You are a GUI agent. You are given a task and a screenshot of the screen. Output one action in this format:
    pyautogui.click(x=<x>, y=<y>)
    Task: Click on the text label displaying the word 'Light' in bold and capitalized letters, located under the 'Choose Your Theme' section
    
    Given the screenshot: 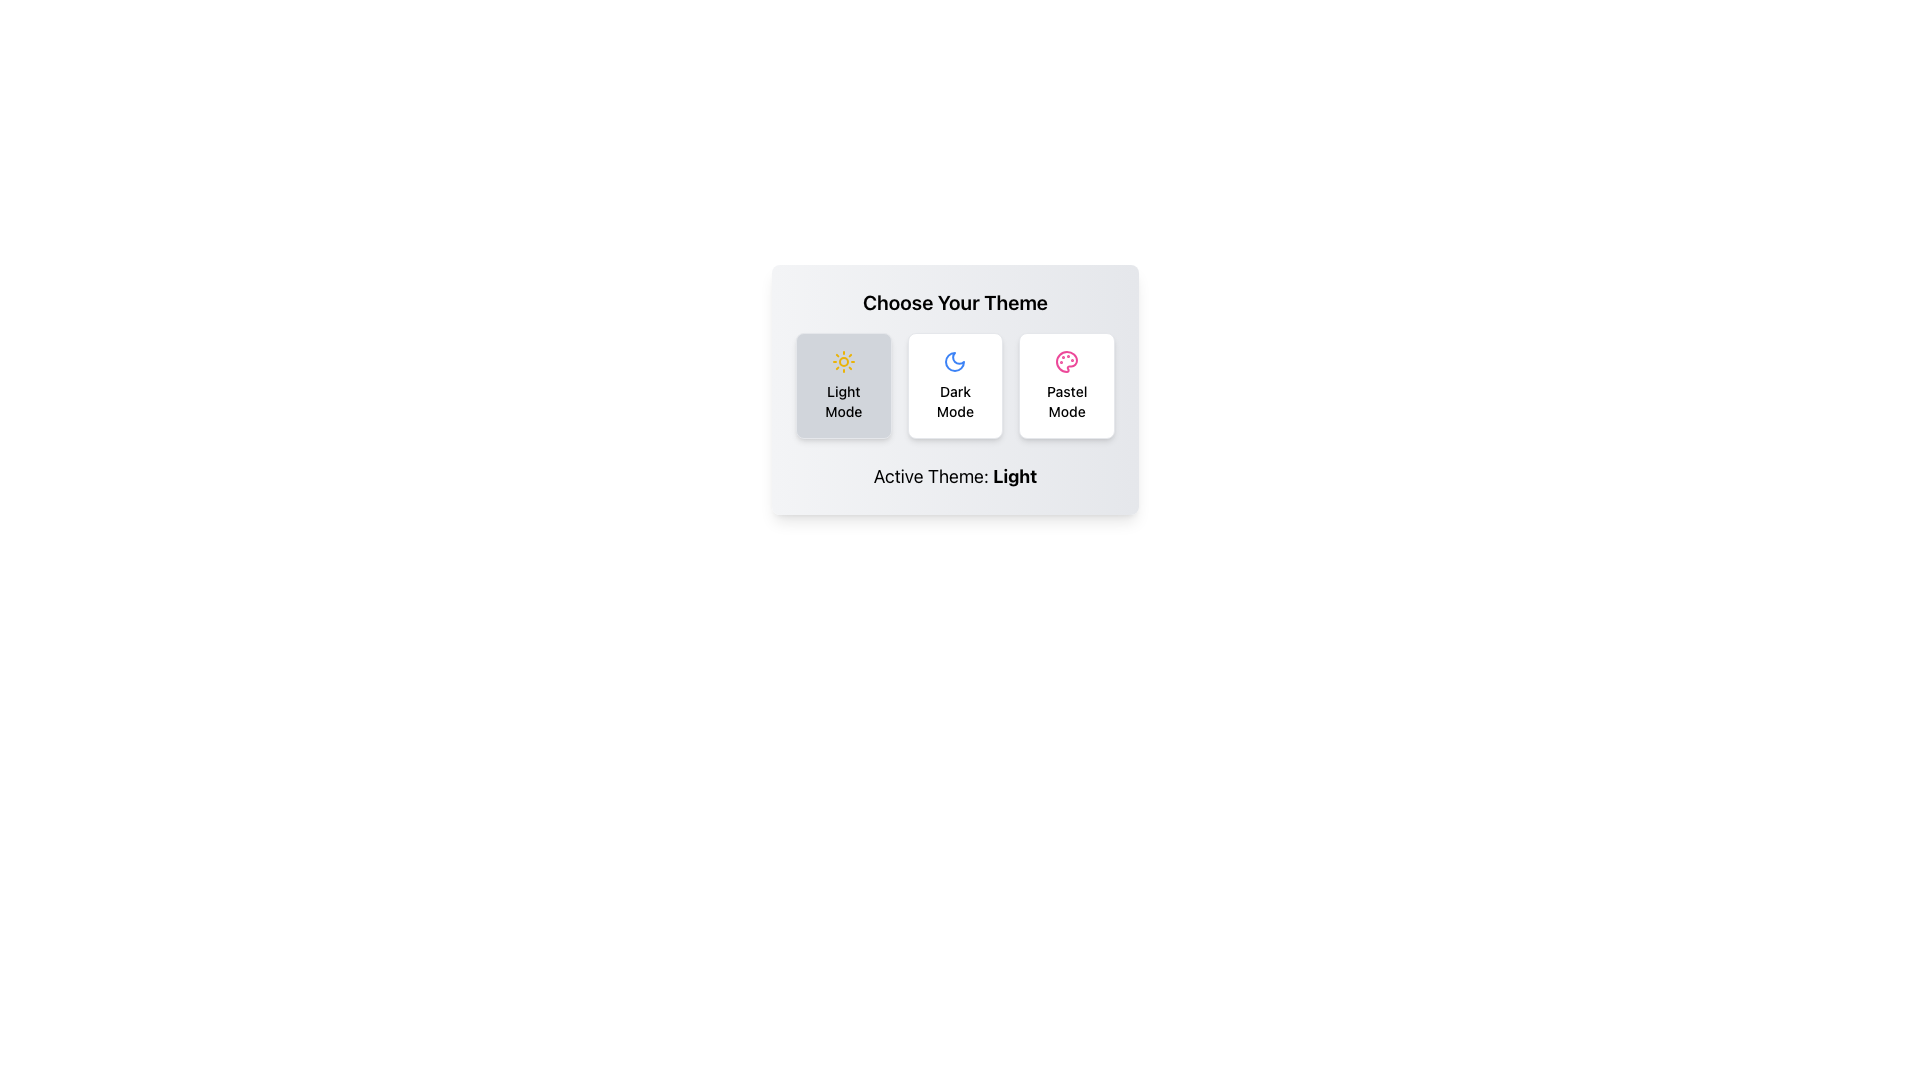 What is the action you would take?
    pyautogui.click(x=1015, y=476)
    